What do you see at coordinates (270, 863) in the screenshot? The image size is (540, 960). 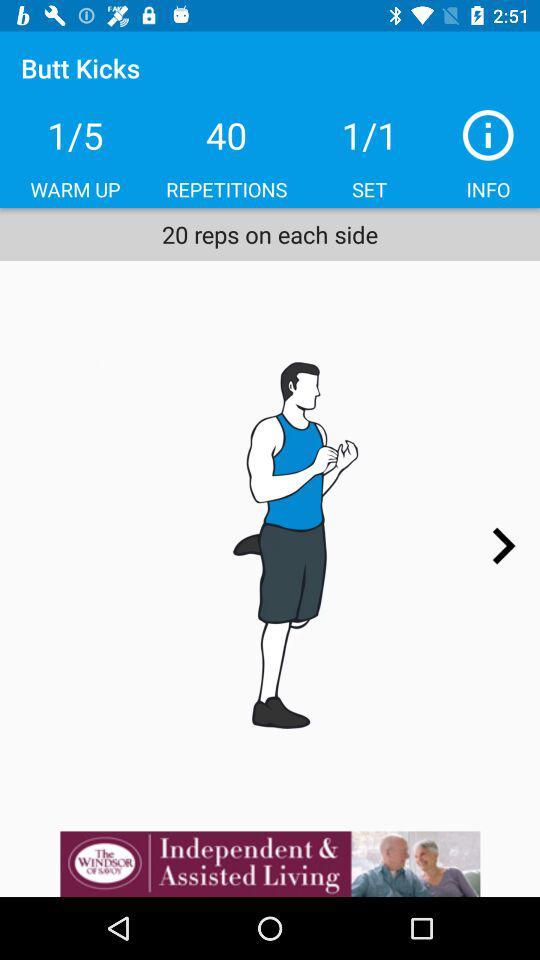 I see `open advertisement` at bounding box center [270, 863].